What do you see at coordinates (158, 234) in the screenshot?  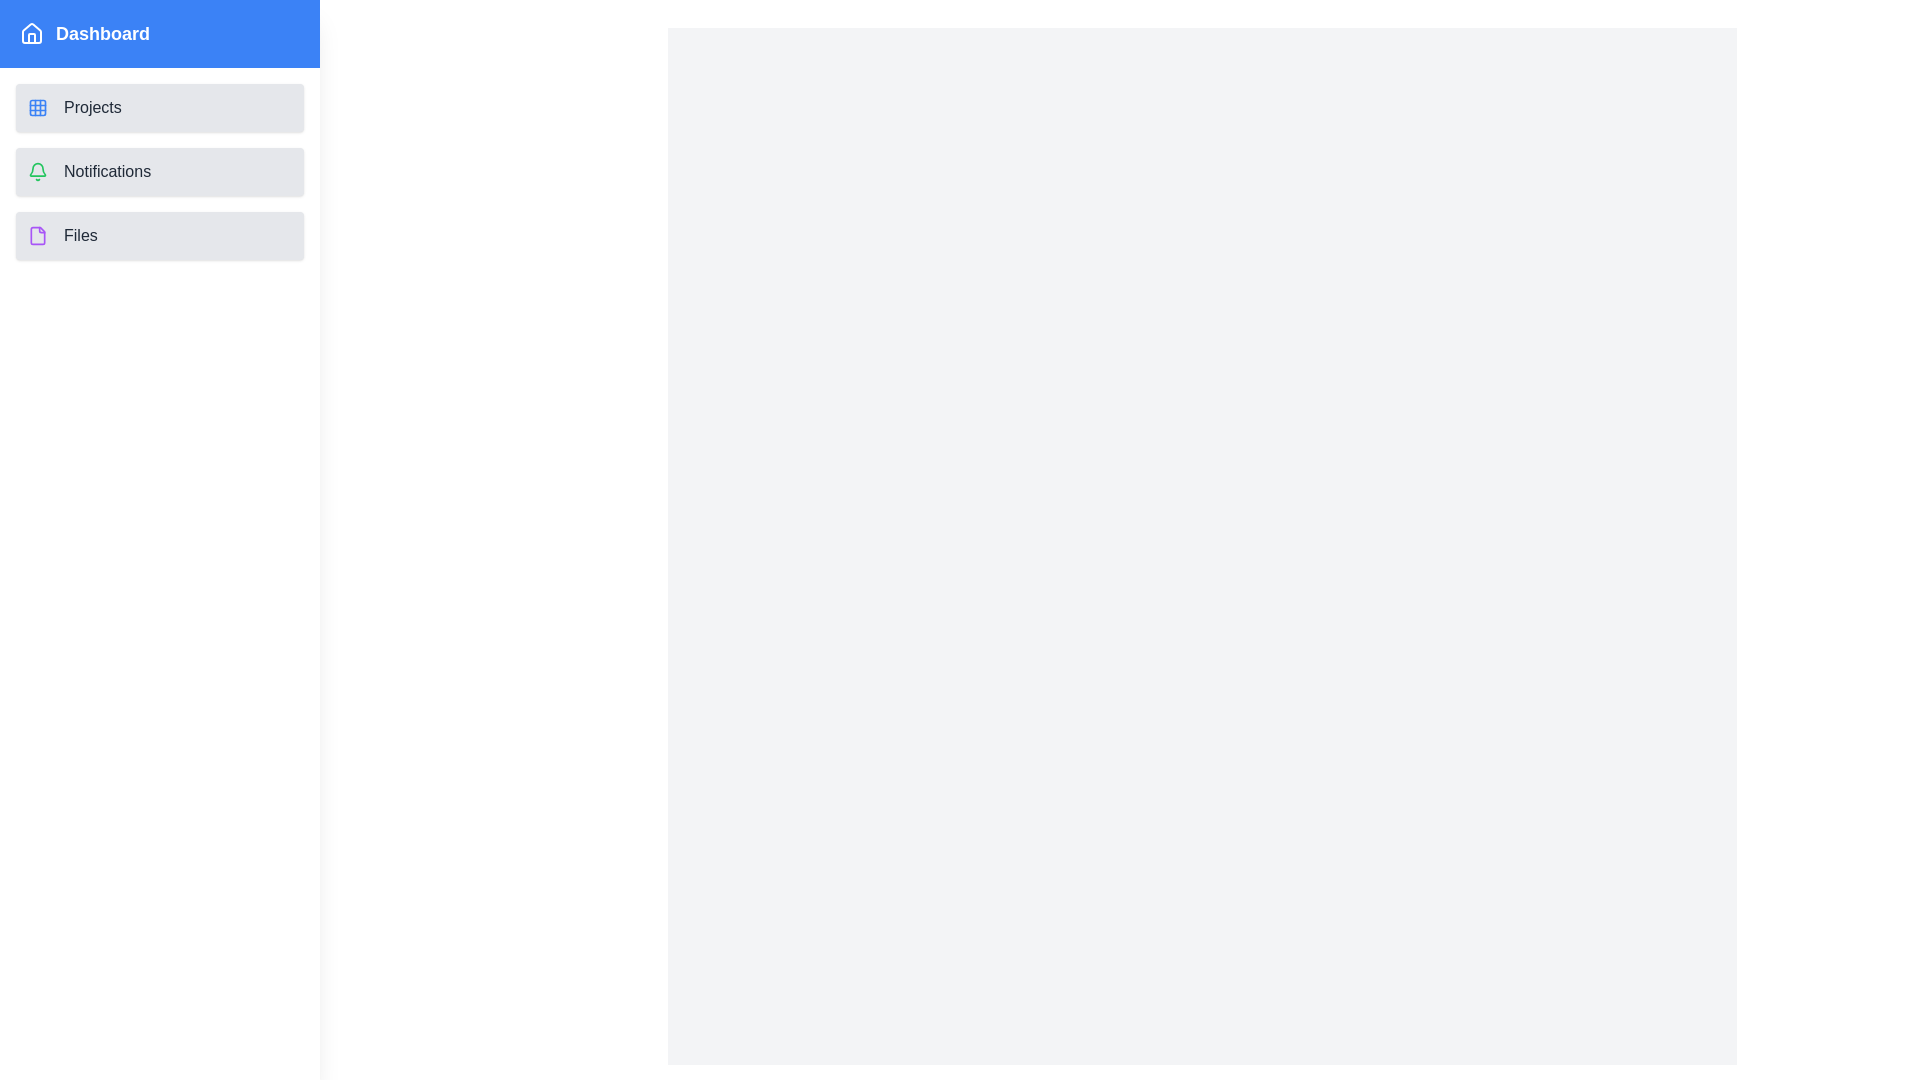 I see `the menu item Files to observe its hover effect` at bounding box center [158, 234].